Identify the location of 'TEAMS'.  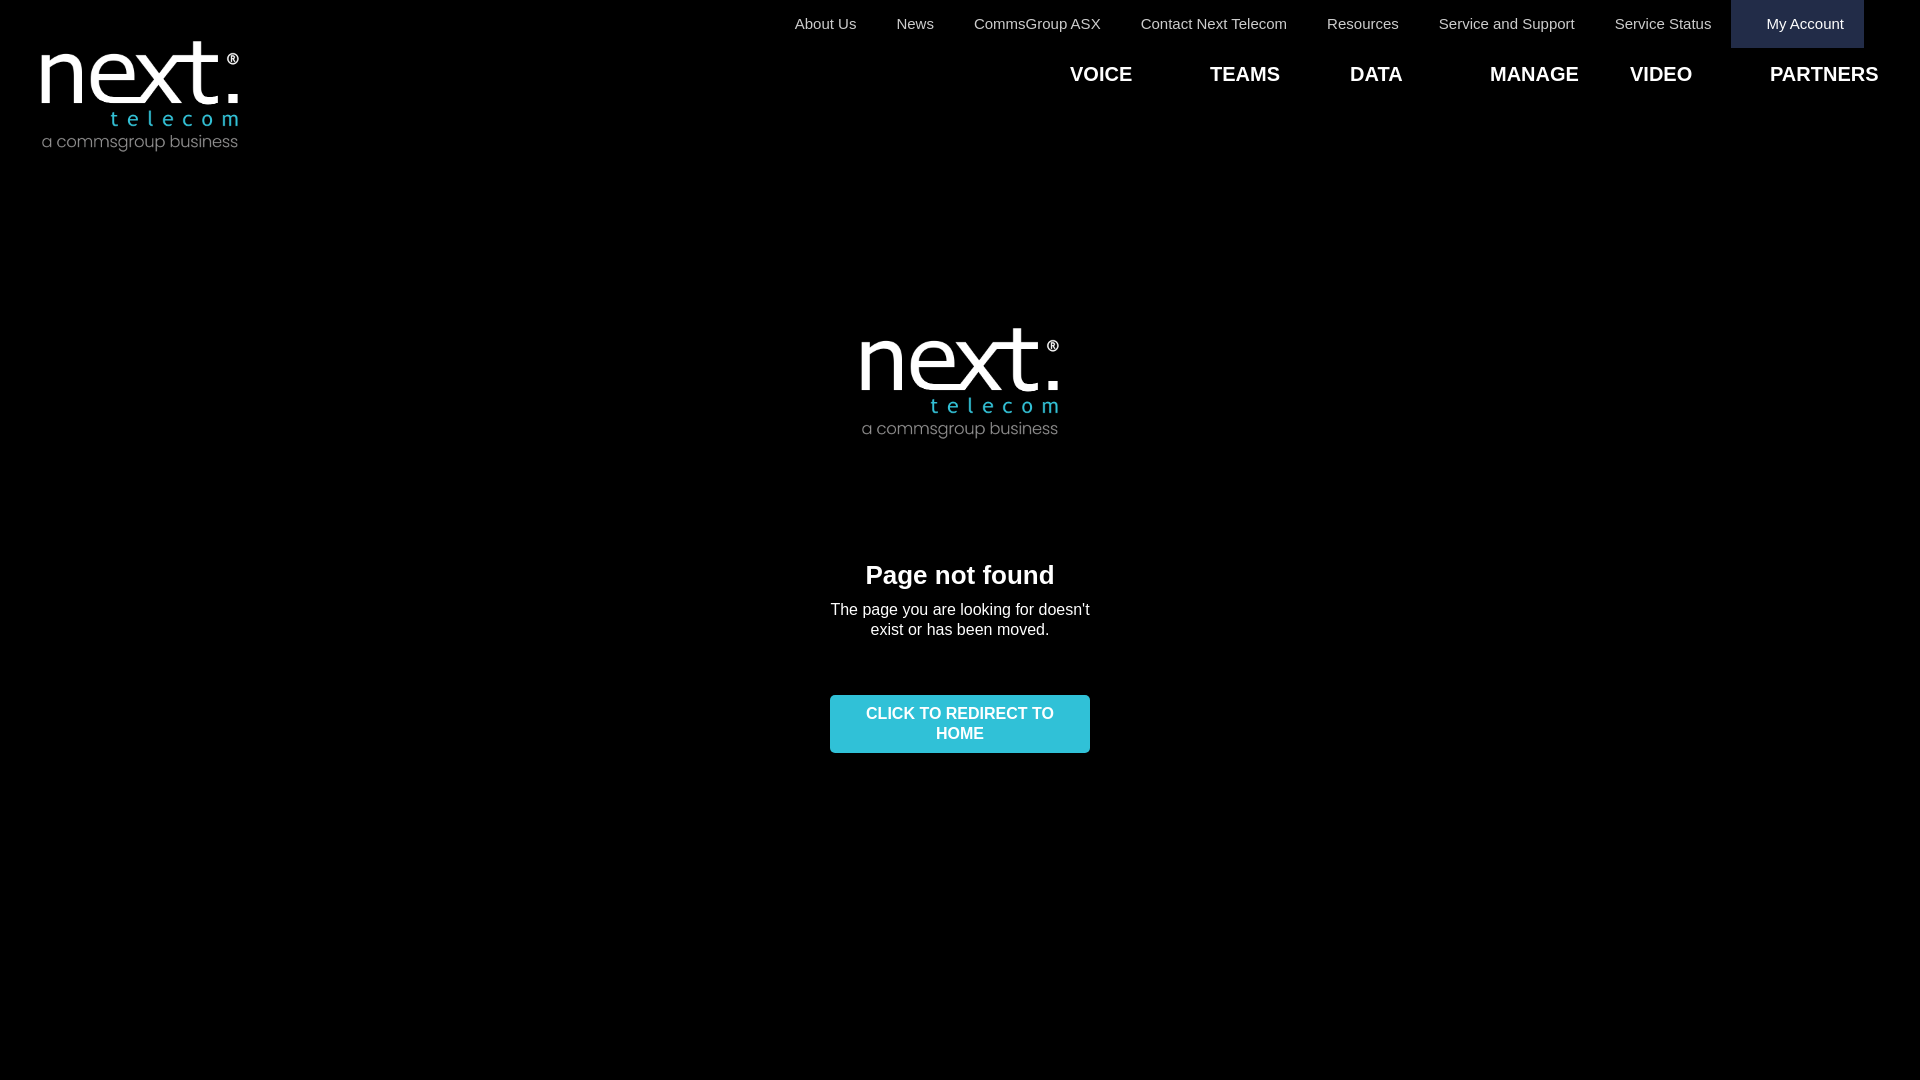
(1280, 75).